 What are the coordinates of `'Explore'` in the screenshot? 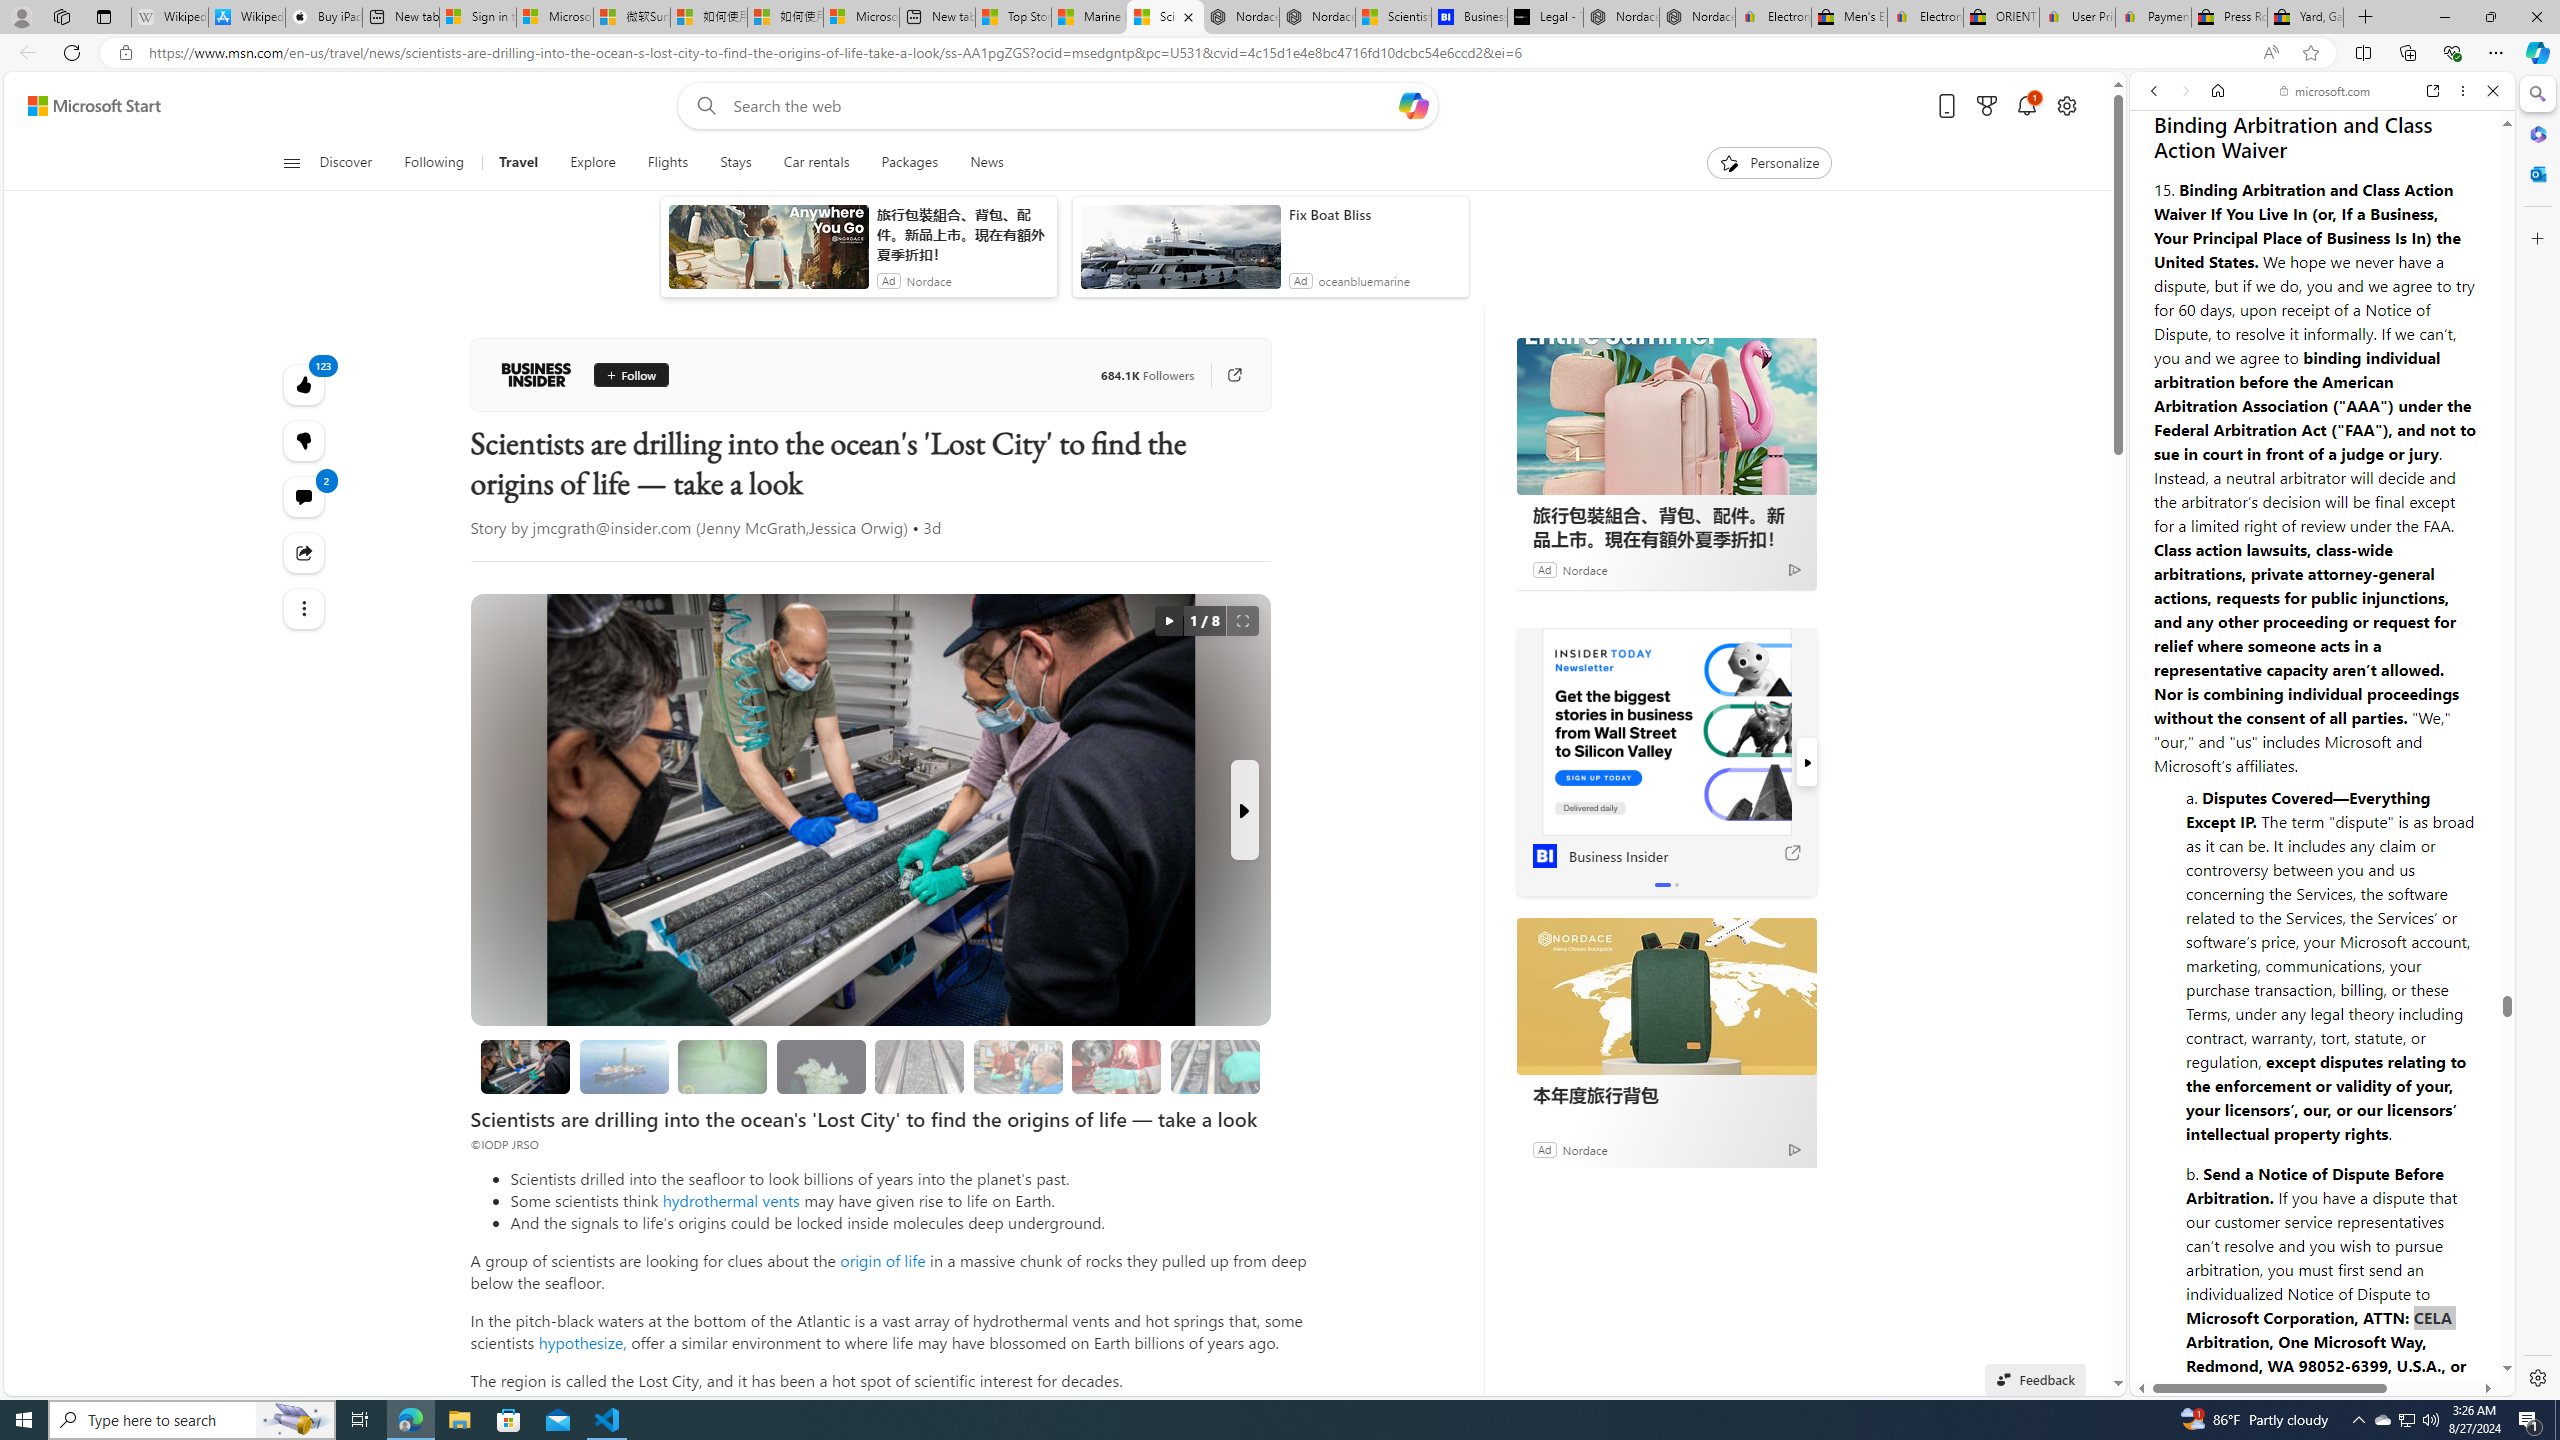 It's located at (591, 162).